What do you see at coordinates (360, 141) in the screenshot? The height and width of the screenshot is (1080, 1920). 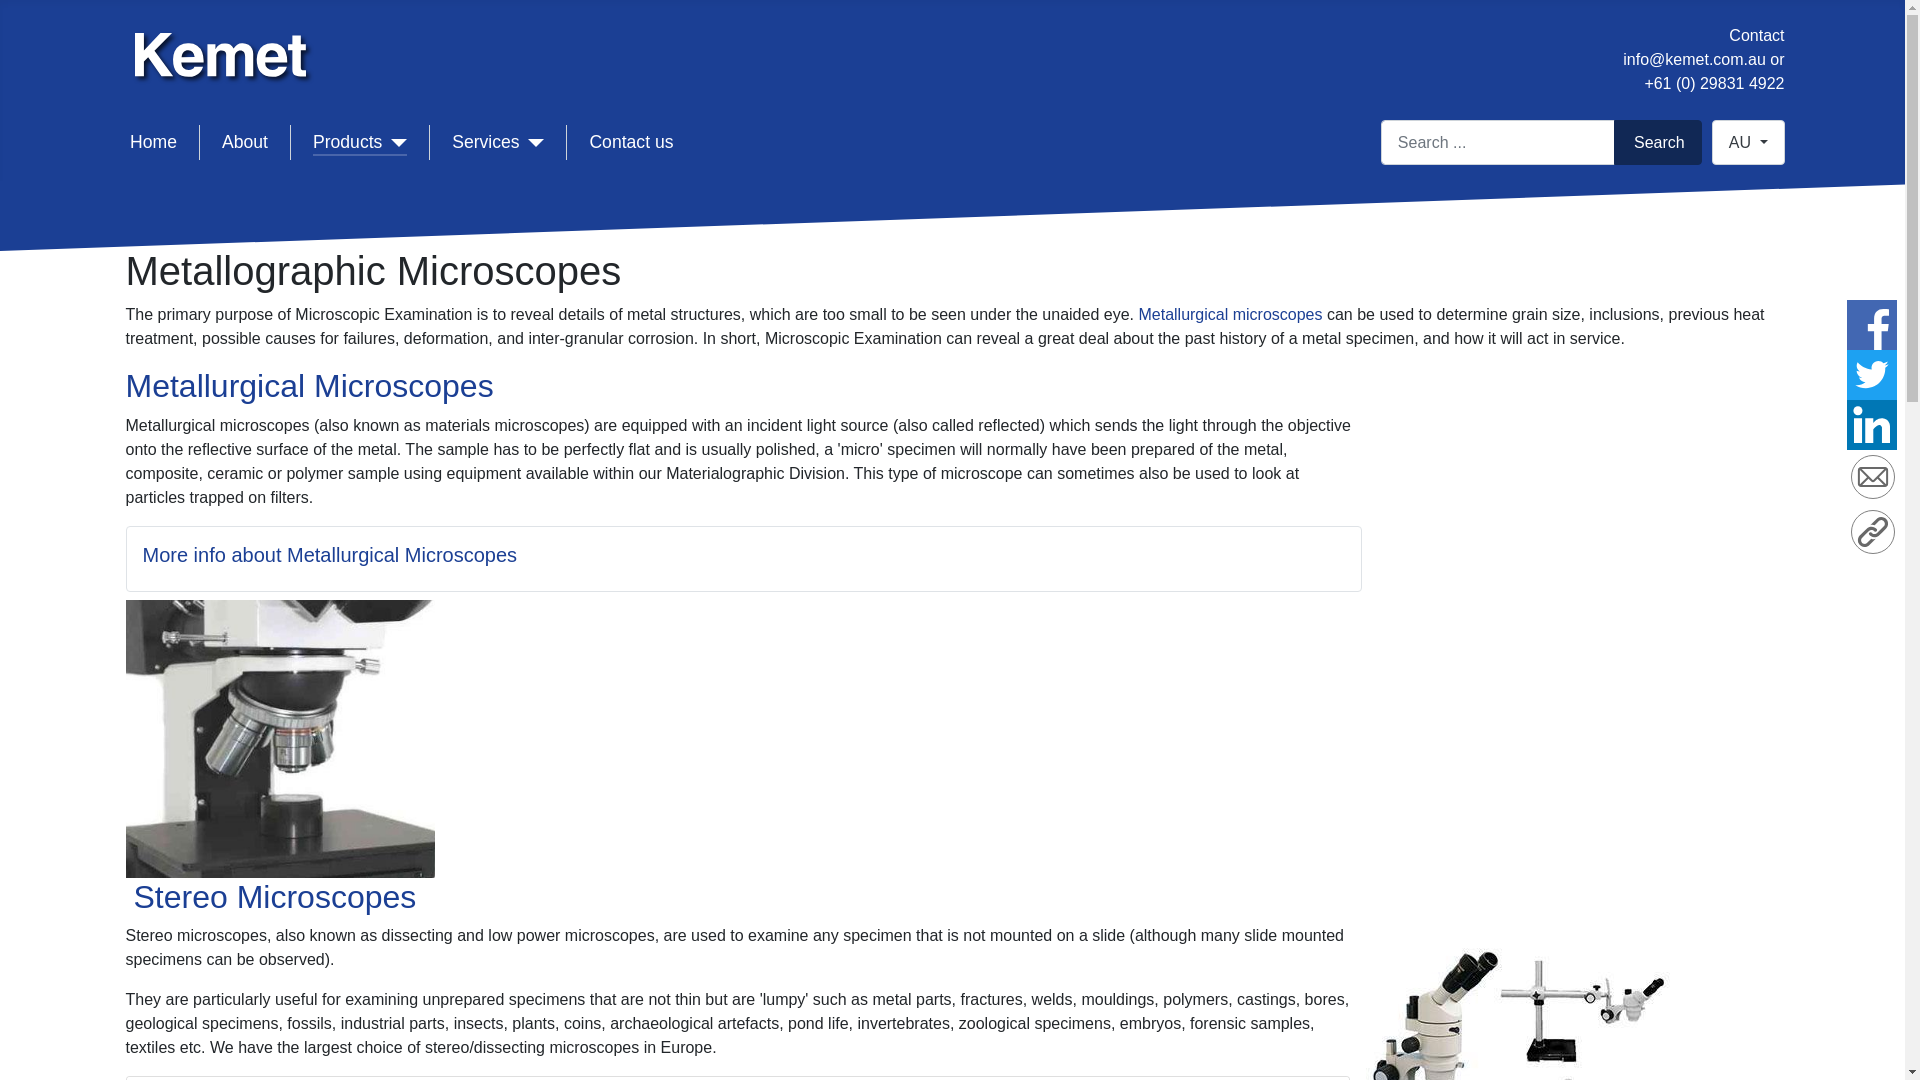 I see `'Products'` at bounding box center [360, 141].